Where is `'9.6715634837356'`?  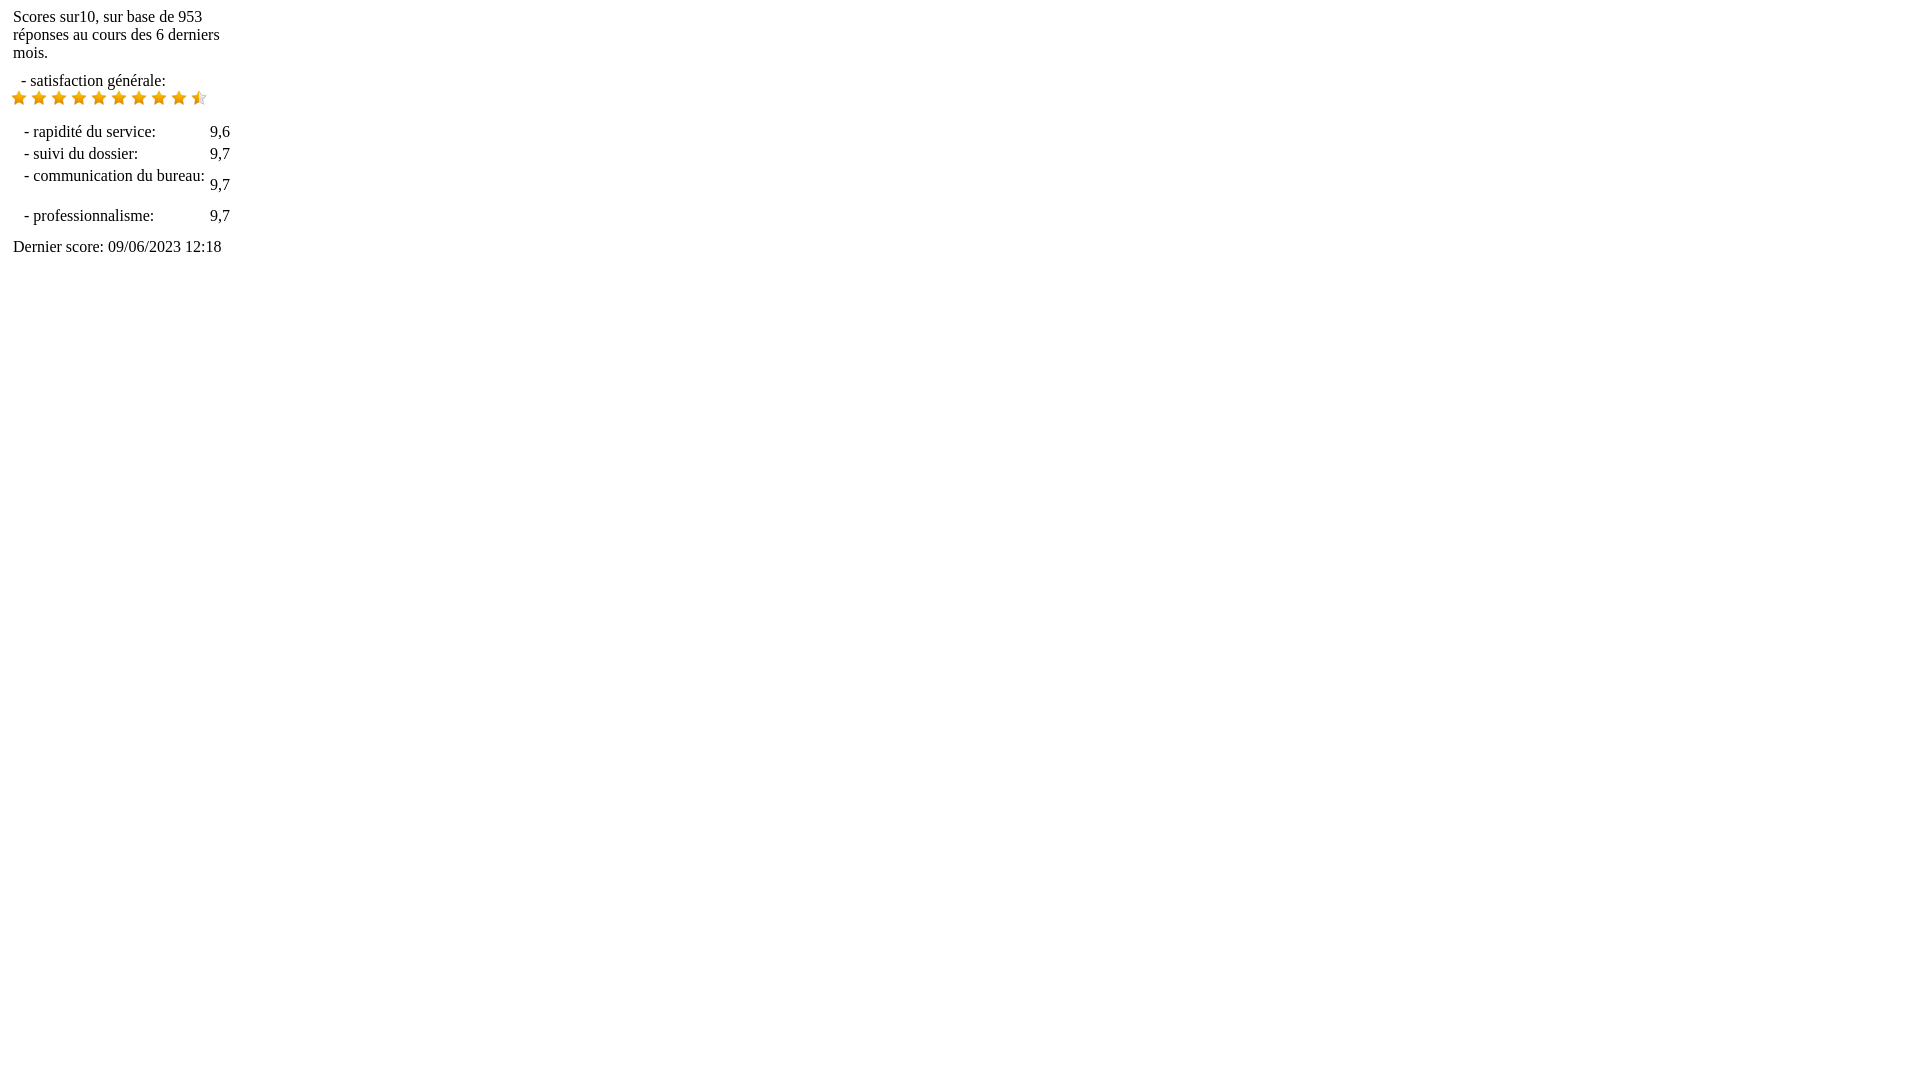 '9.6715634837356' is located at coordinates (117, 100).